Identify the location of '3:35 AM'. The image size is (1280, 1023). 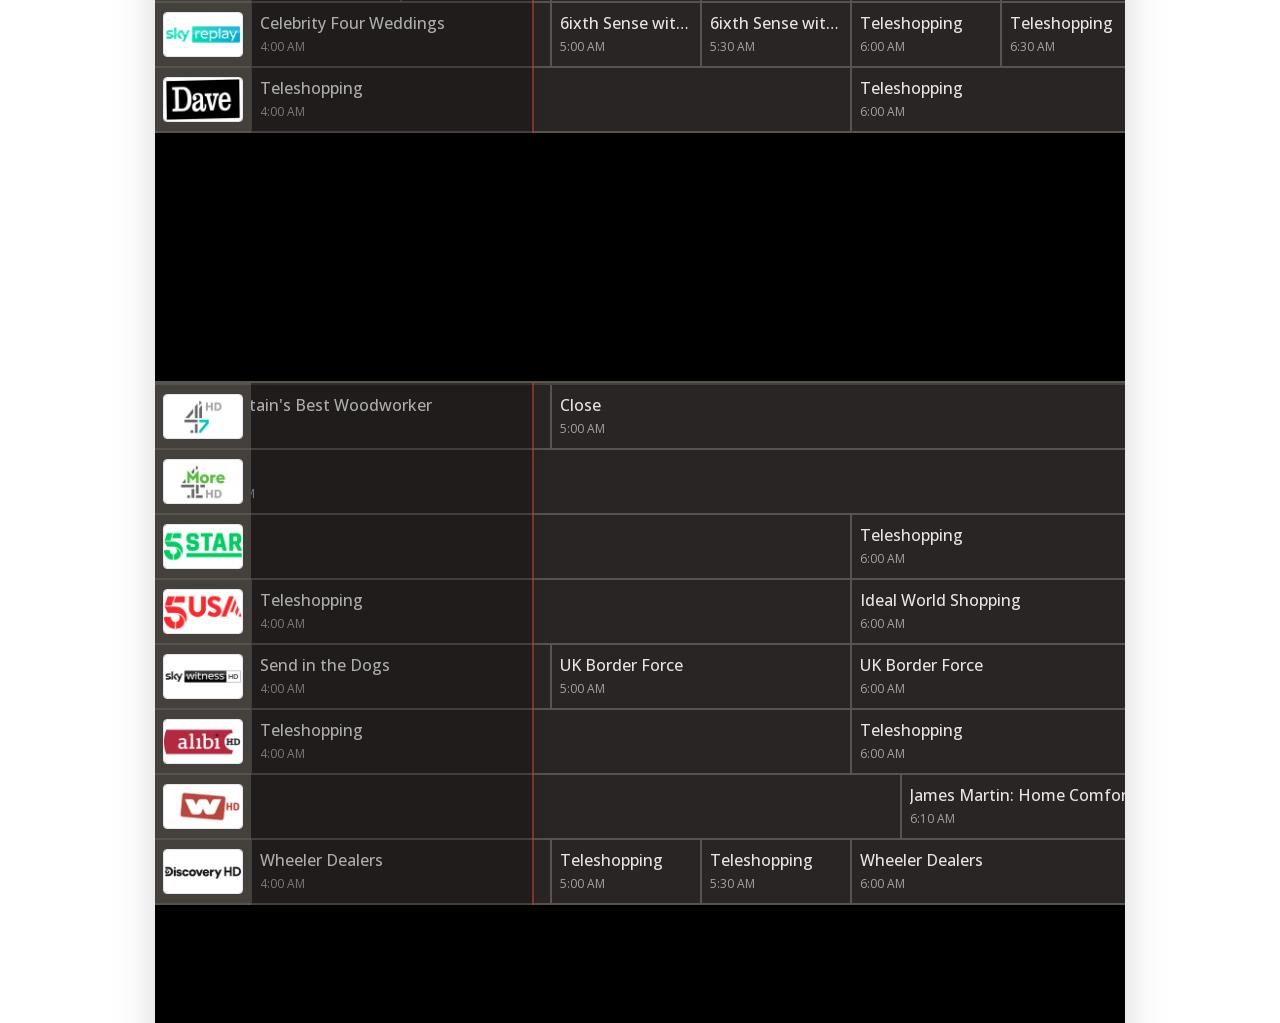
(156, 428).